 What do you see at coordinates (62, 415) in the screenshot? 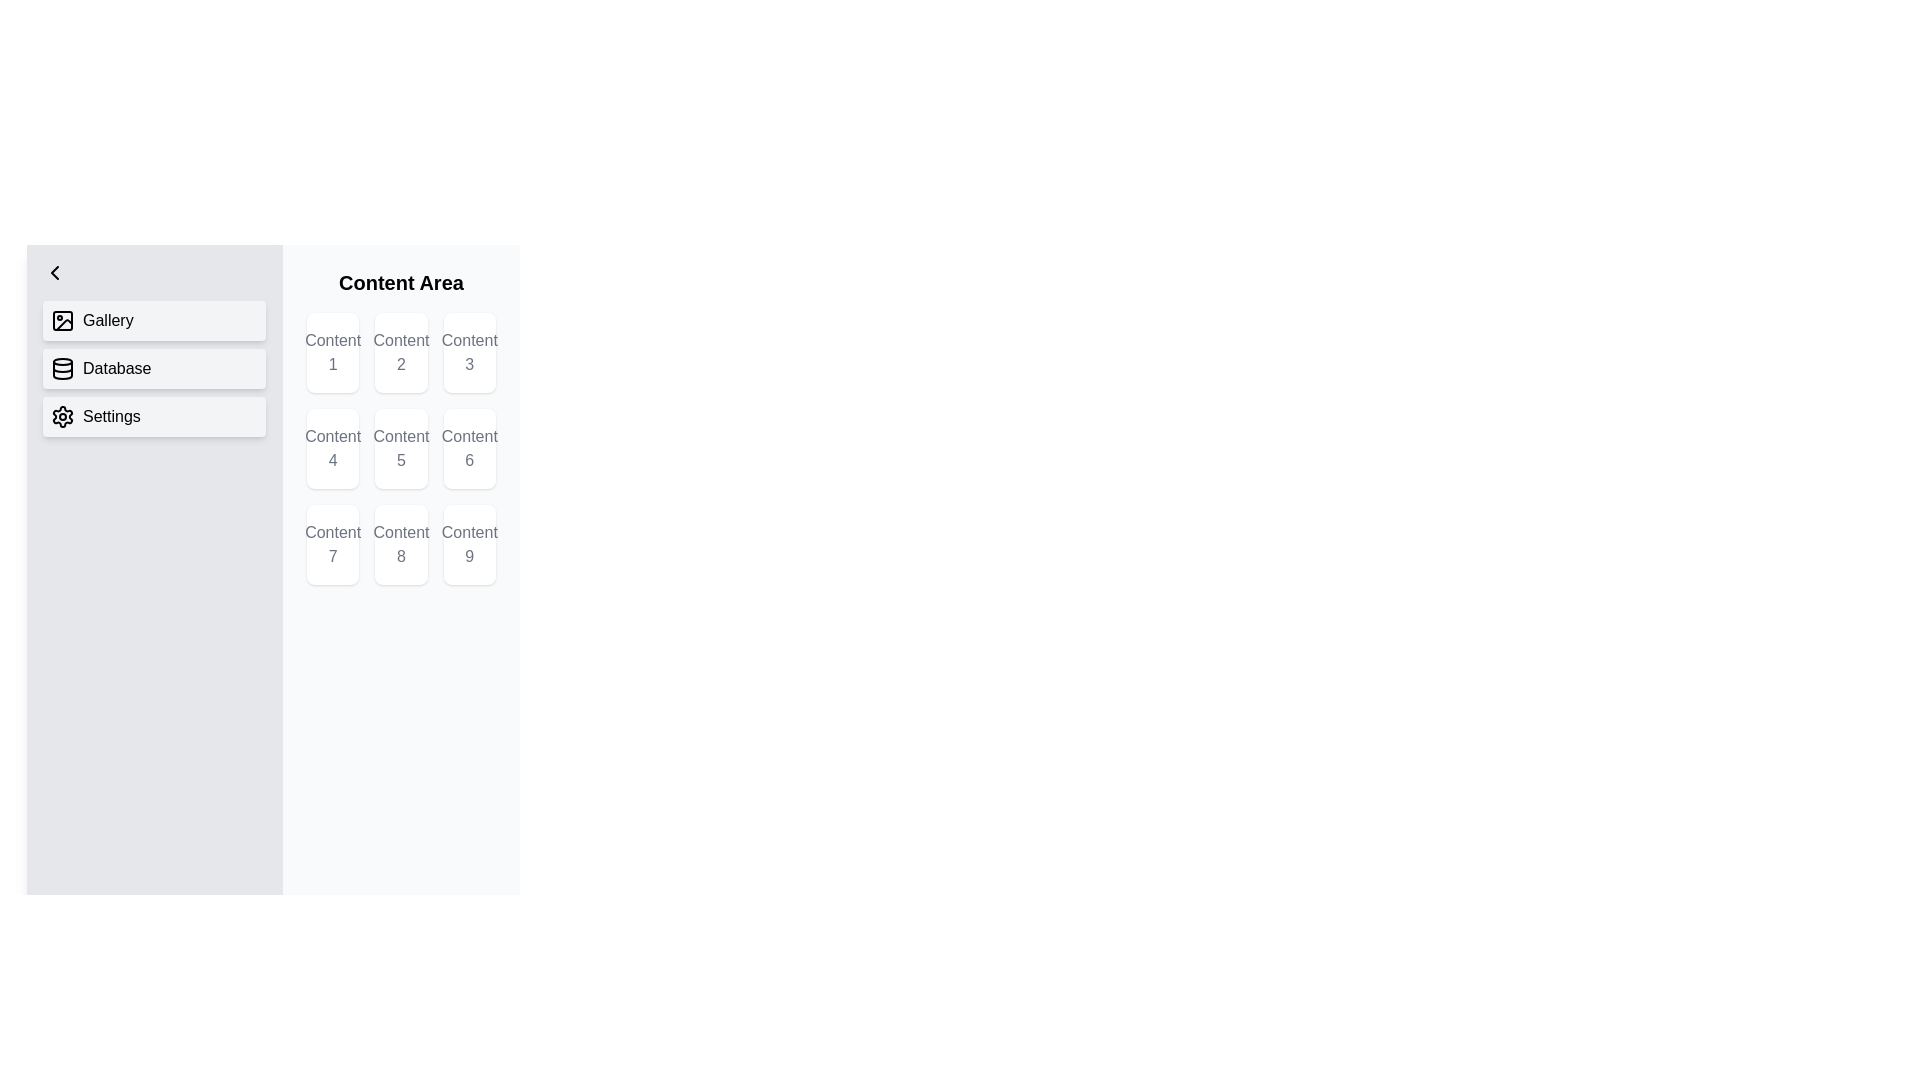
I see `the gear-like icon in the left-hand vertical navigation column` at bounding box center [62, 415].